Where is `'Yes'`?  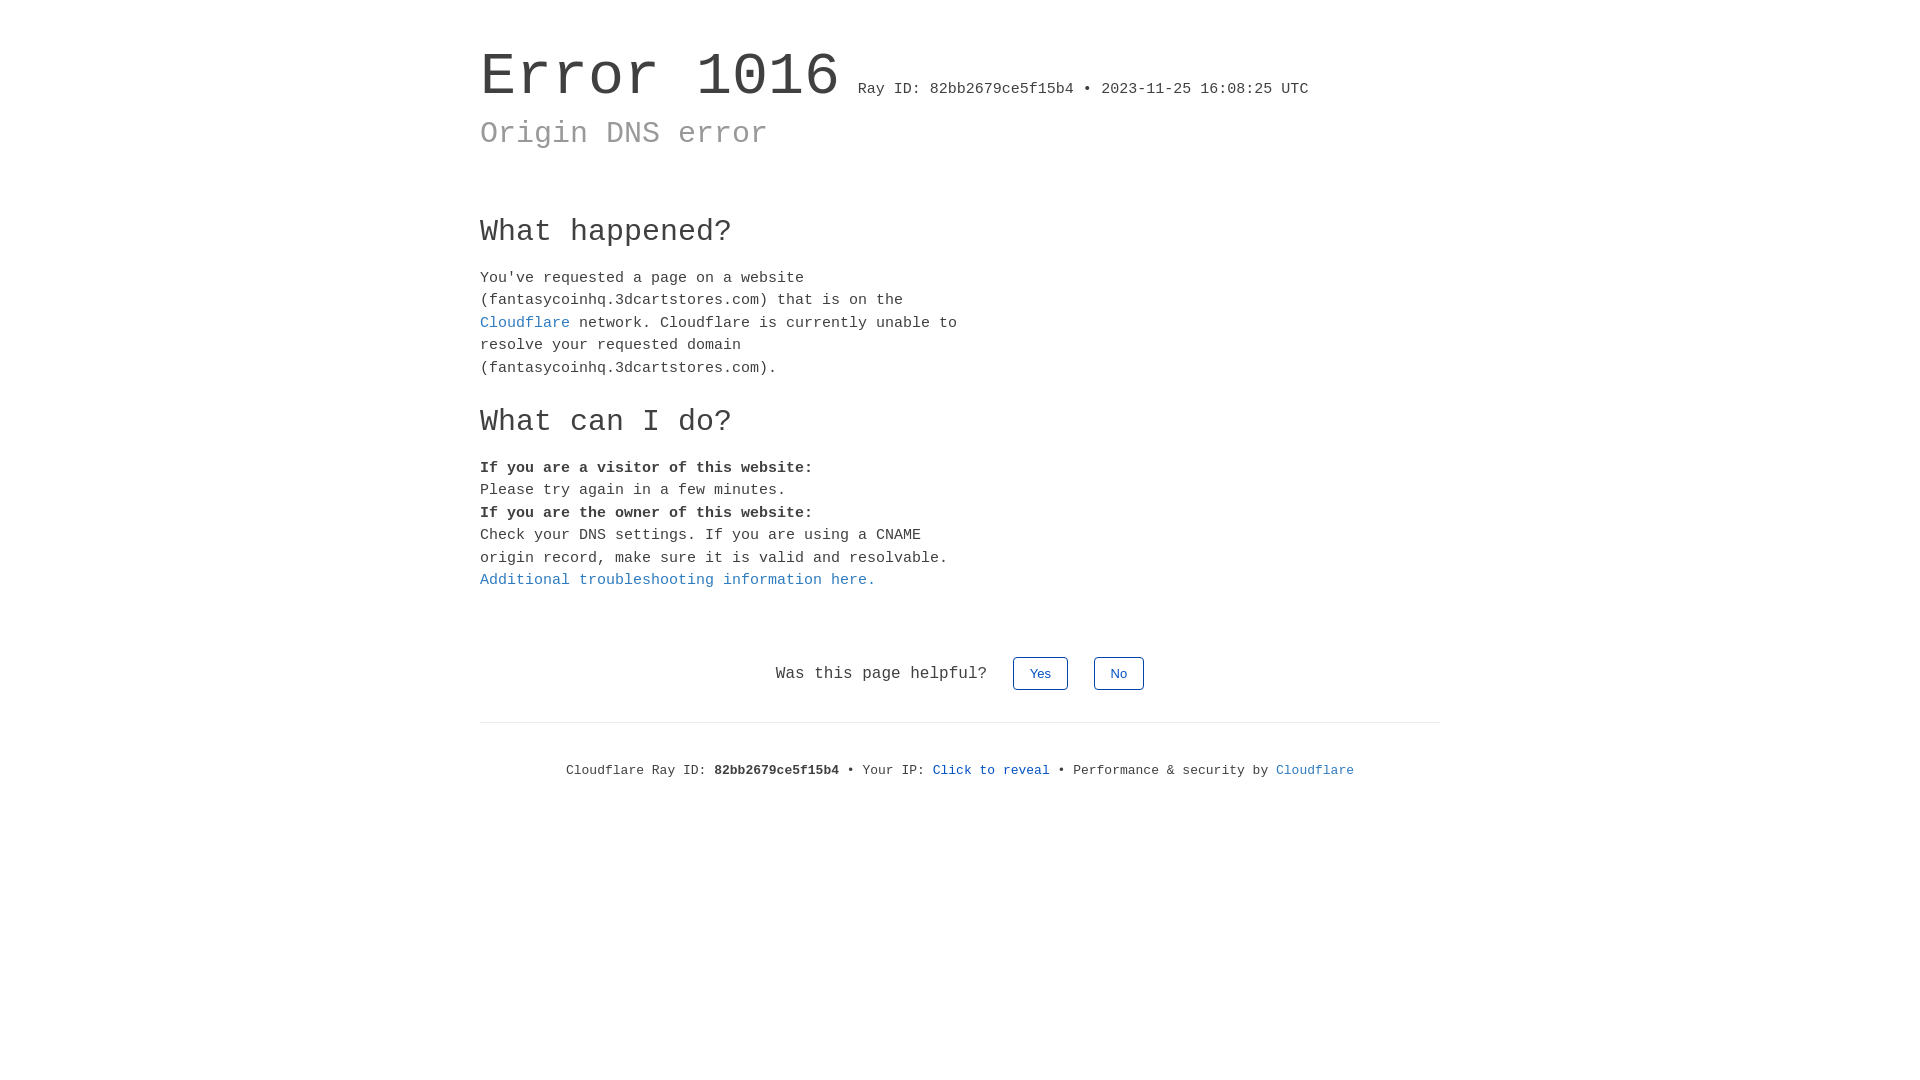
'Yes' is located at coordinates (1040, 672).